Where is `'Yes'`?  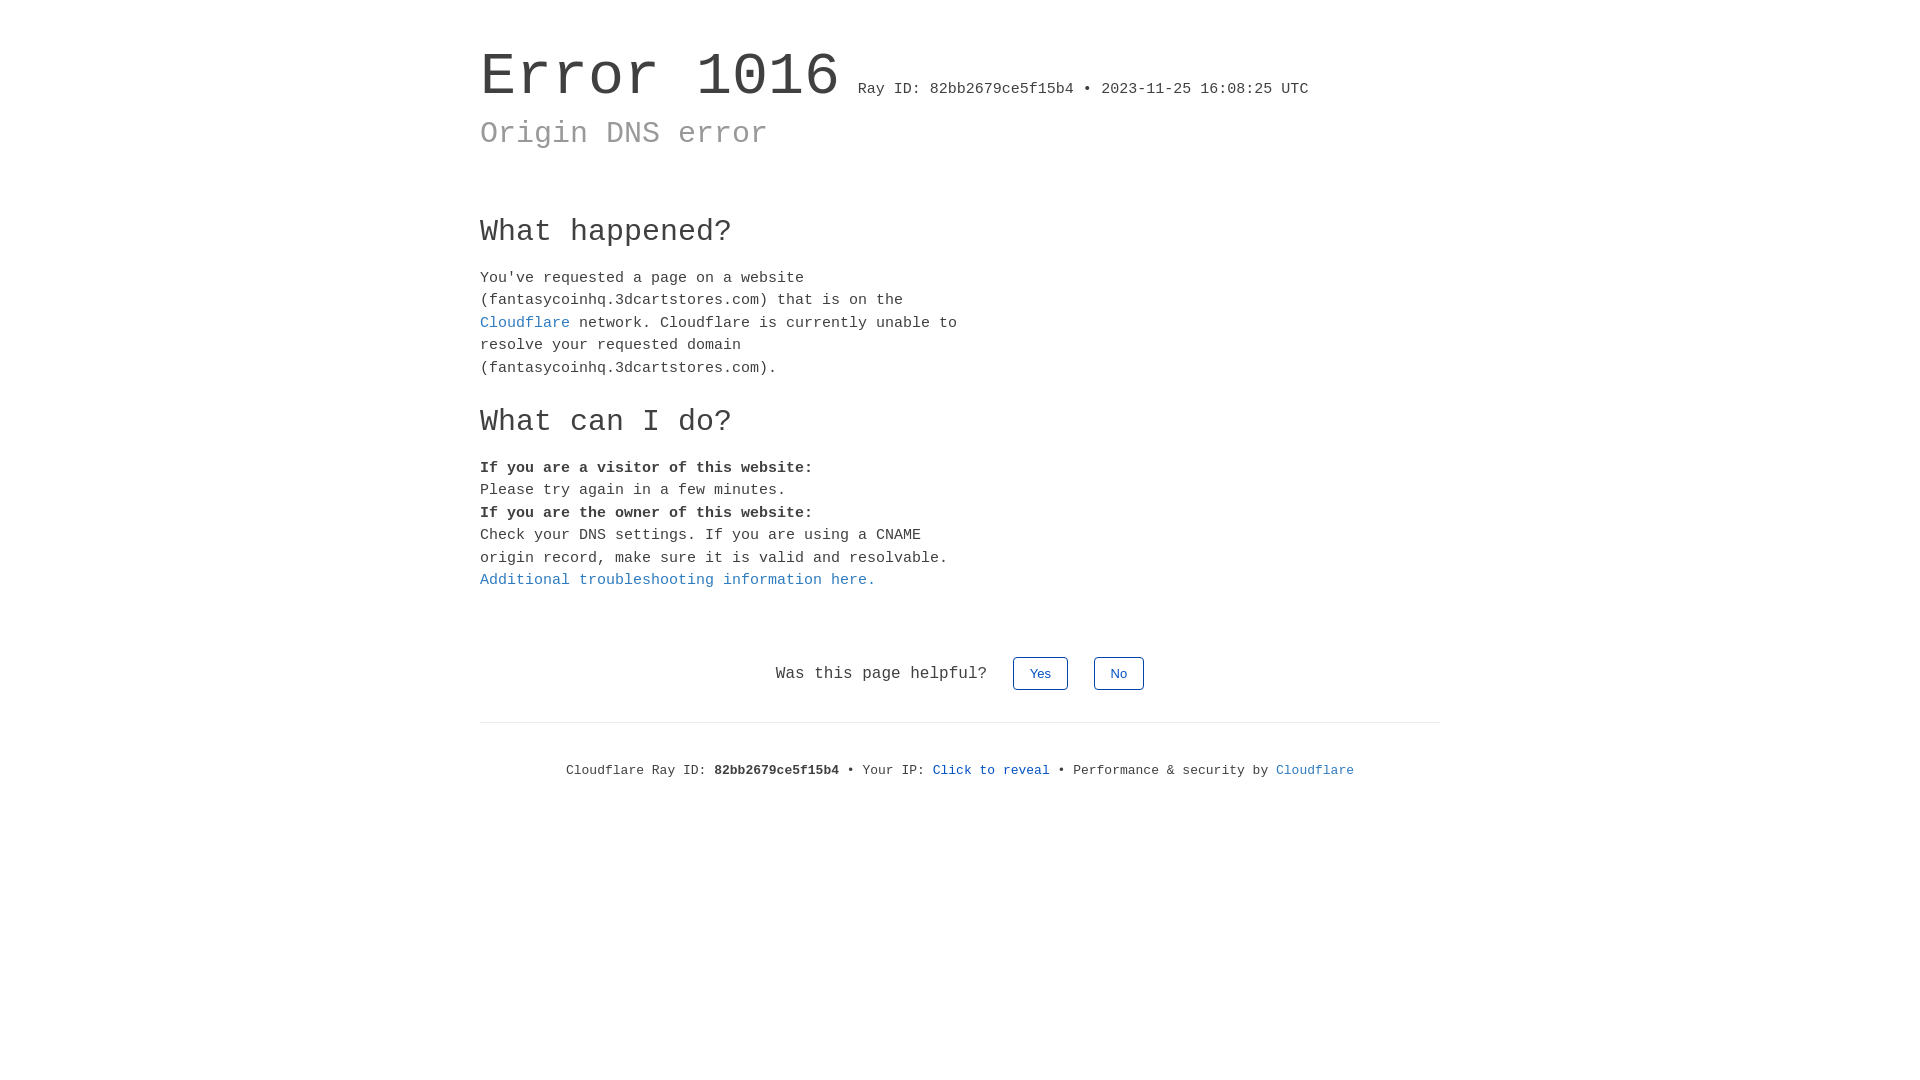
'Yes' is located at coordinates (1040, 672).